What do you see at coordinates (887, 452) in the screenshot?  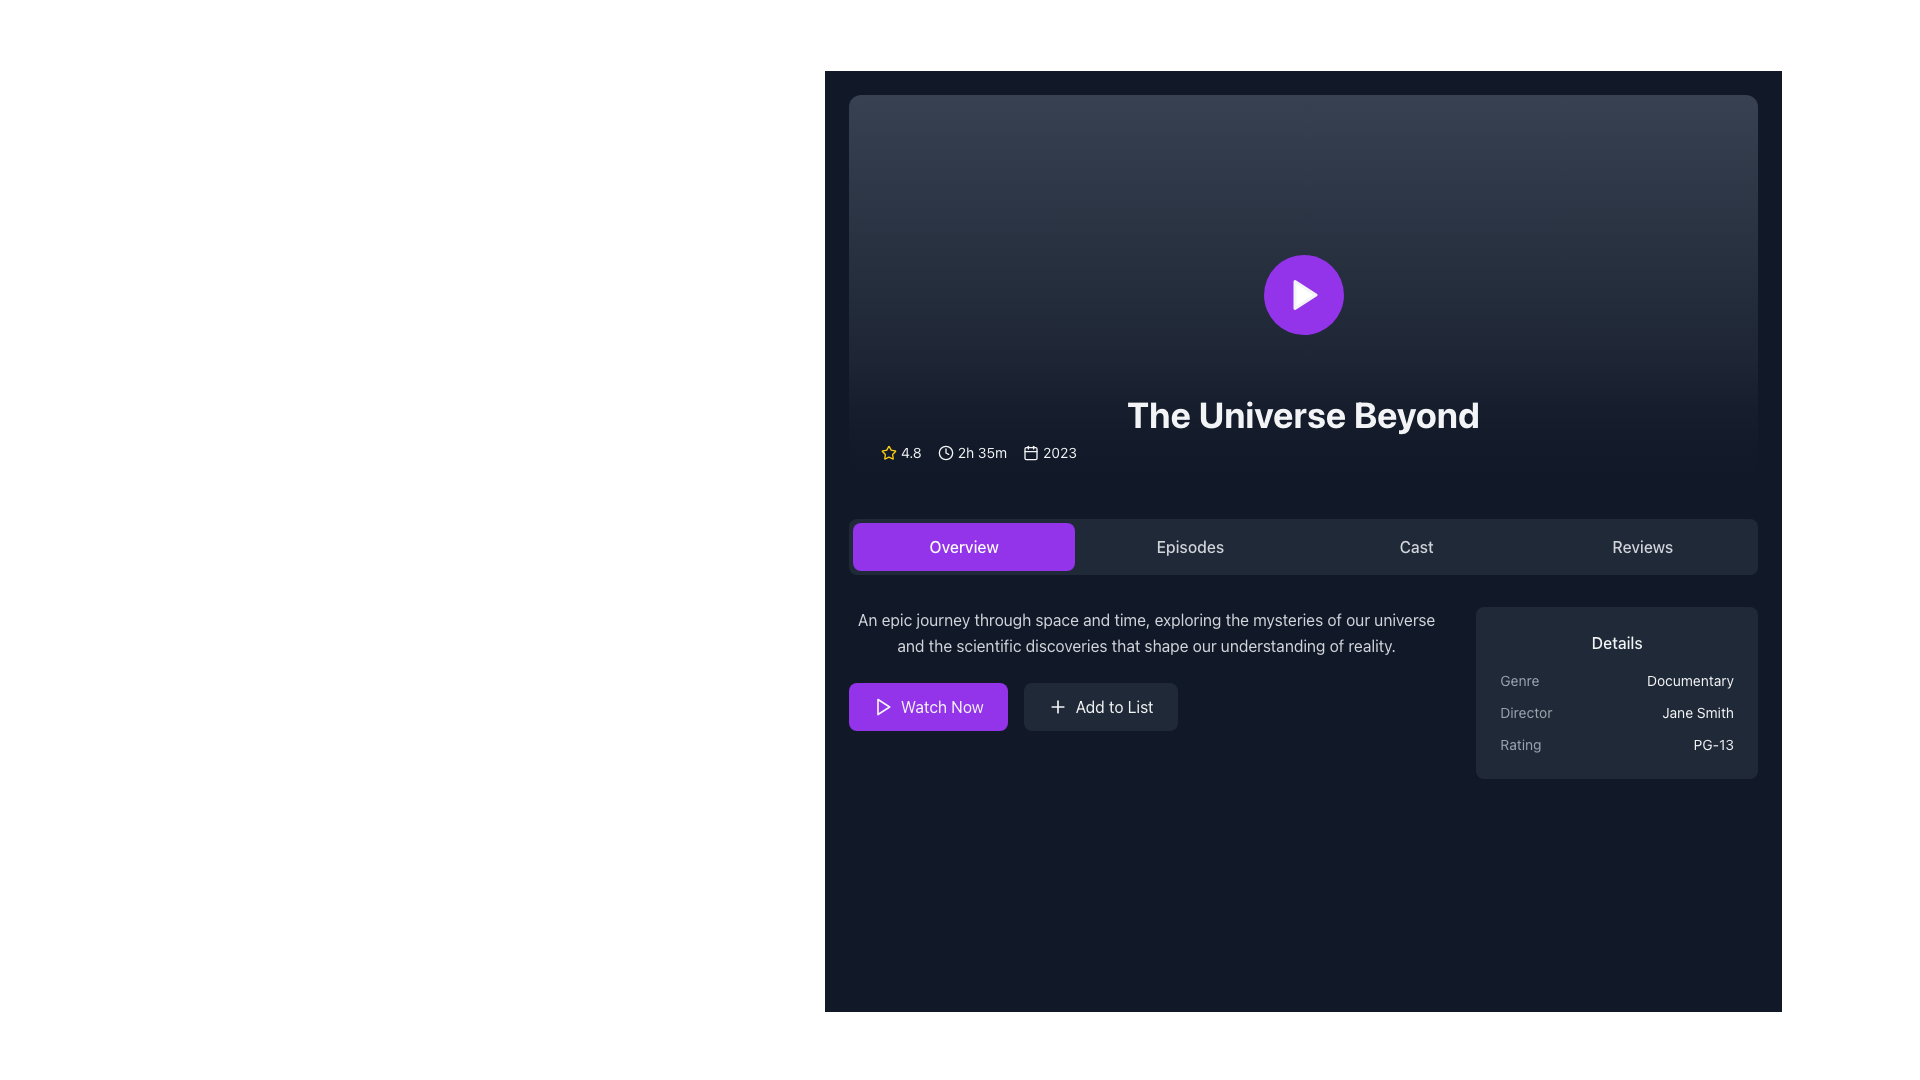 I see `the star icon representing the rating system, located in the top-left quadrant adjacent to the user's rating` at bounding box center [887, 452].